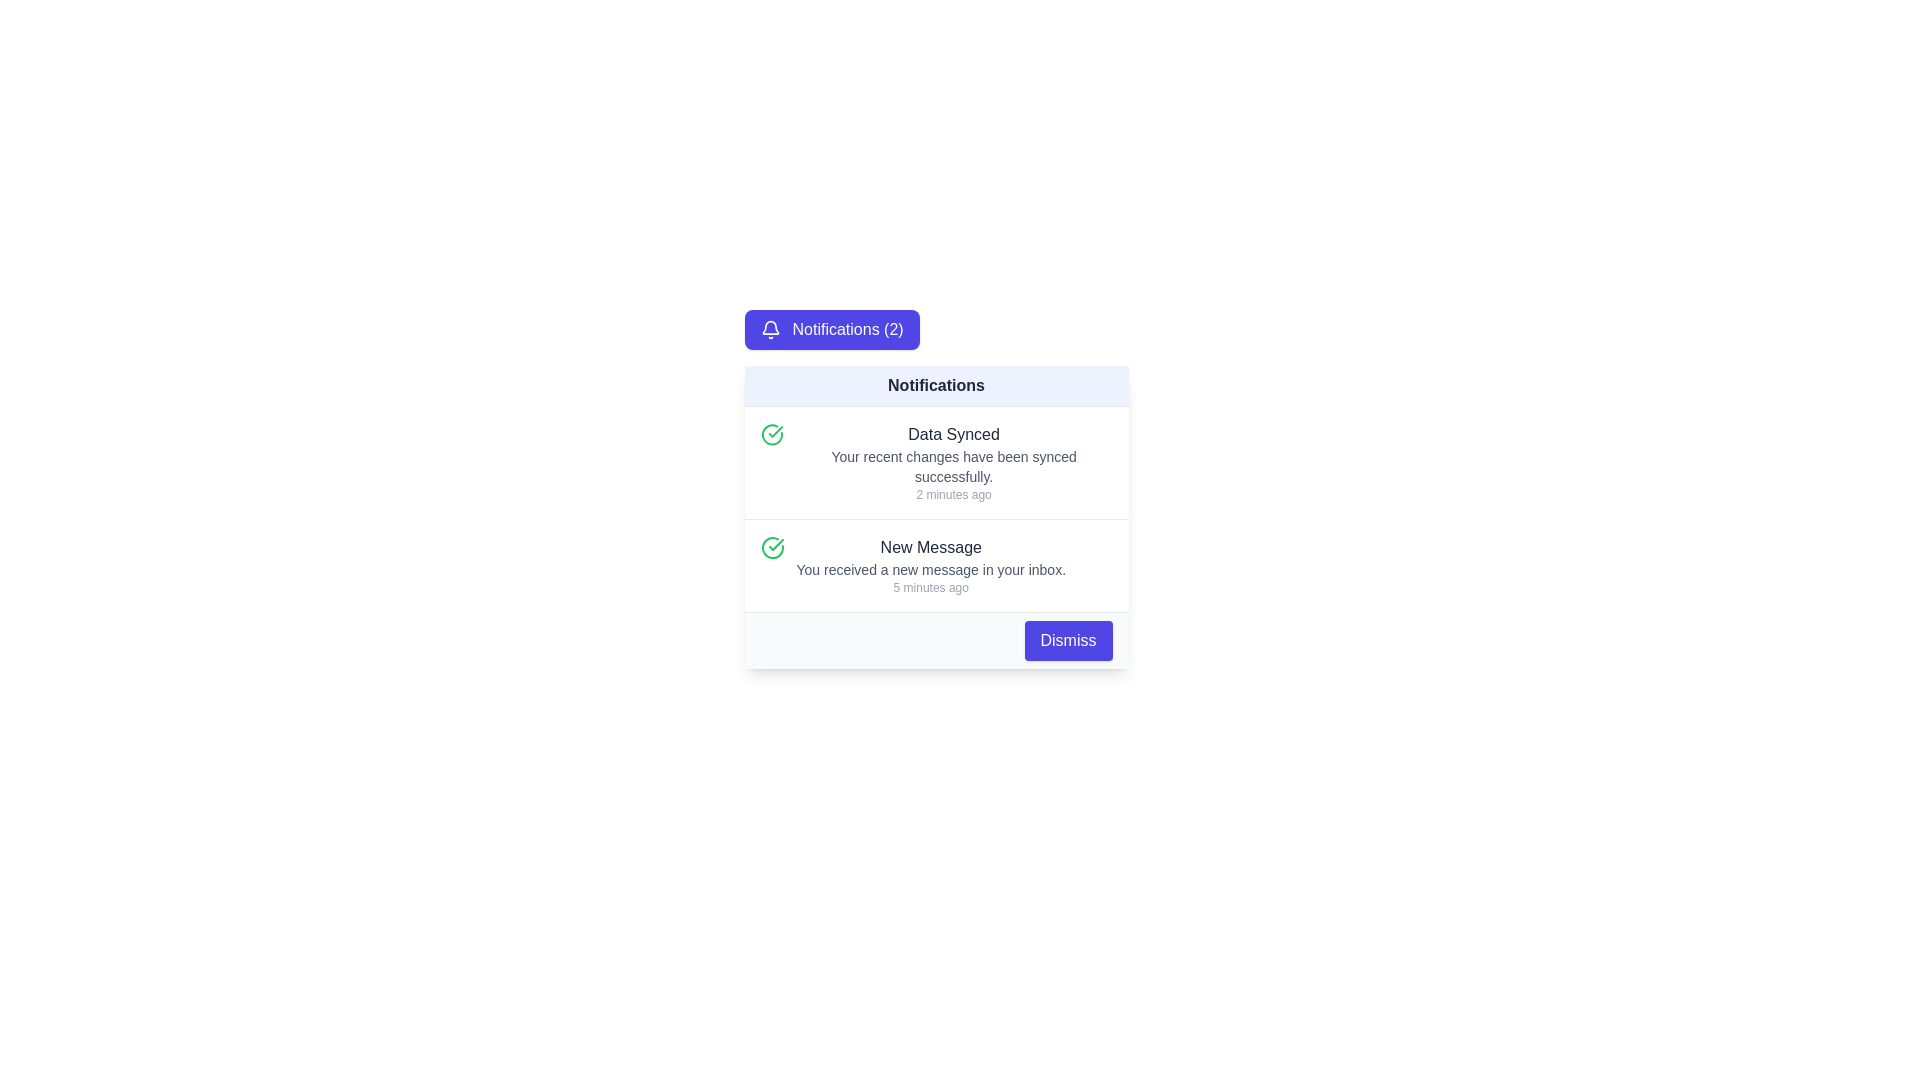 The width and height of the screenshot is (1920, 1080). Describe the element at coordinates (1067, 640) in the screenshot. I see `the 'Dismiss' button located at the lower right corner of the notification panel to observe the hover effect` at that location.